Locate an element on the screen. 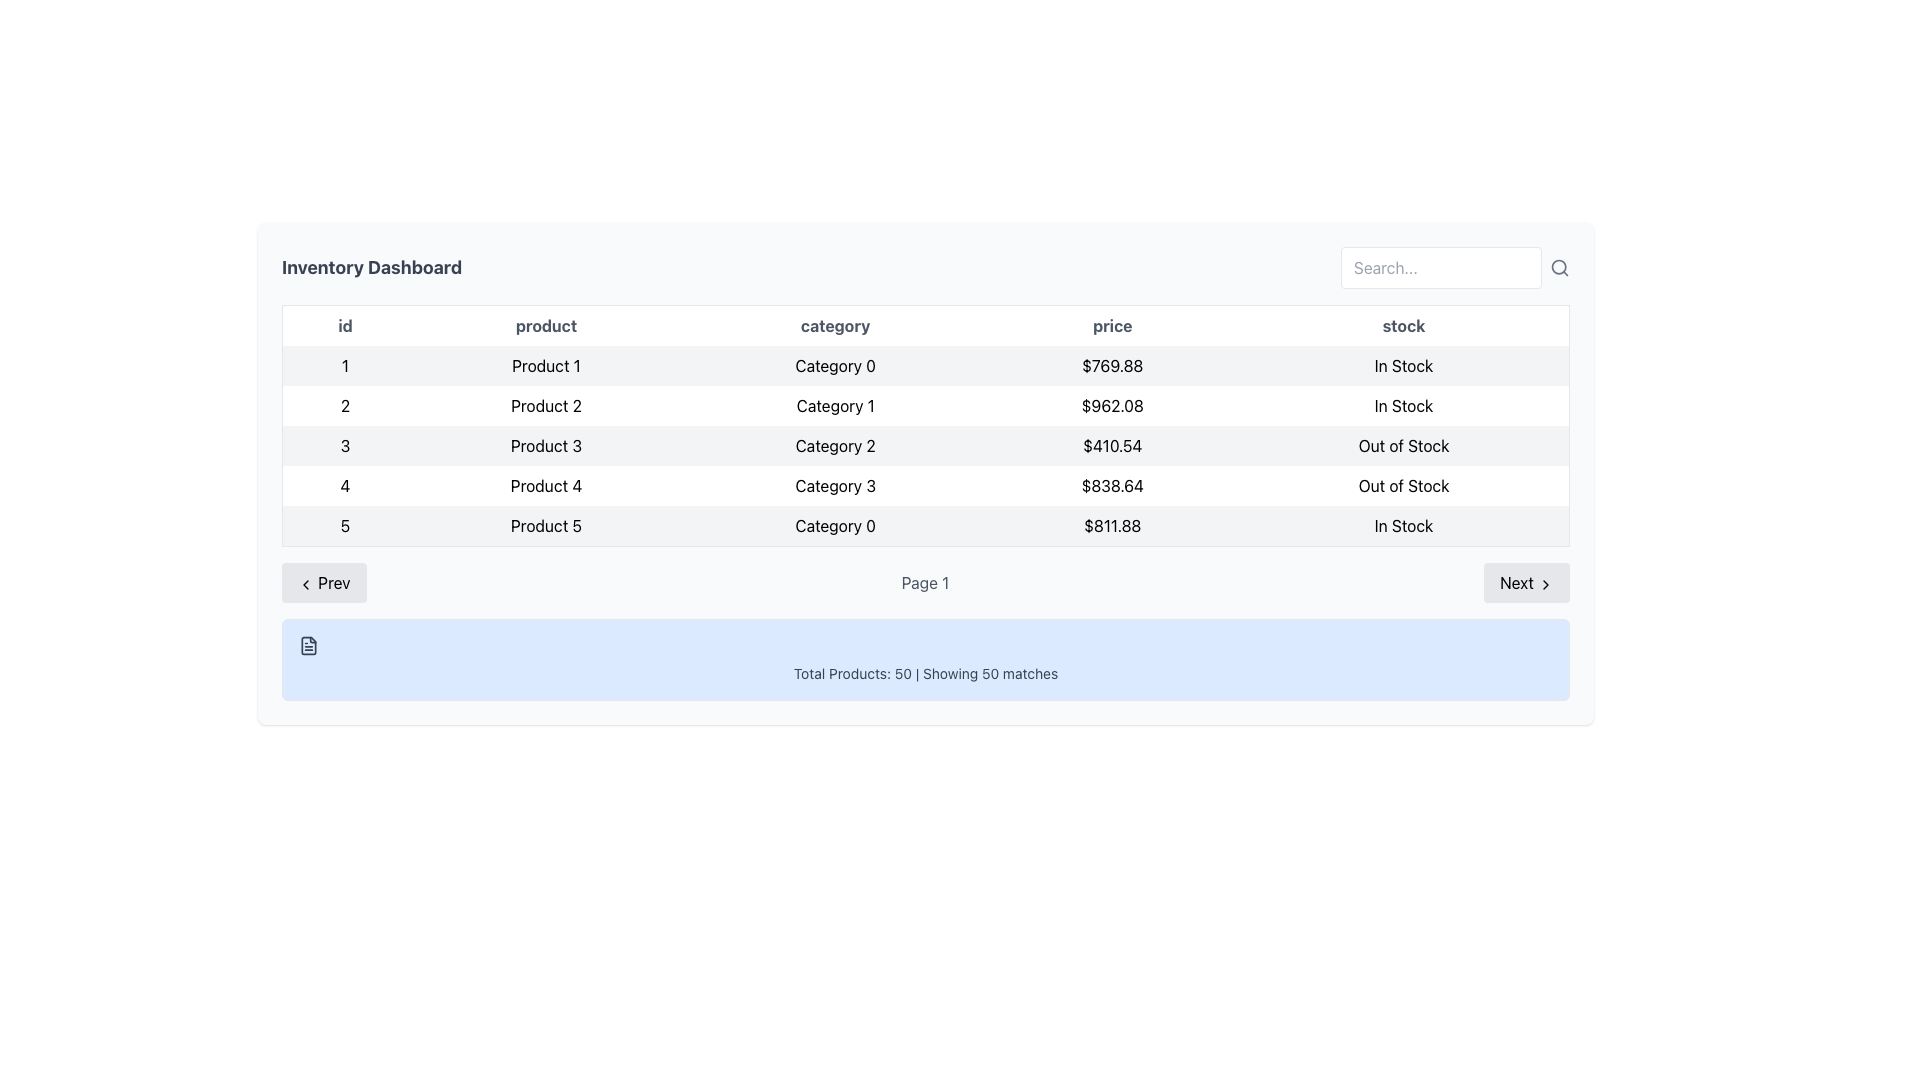 The height and width of the screenshot is (1080, 1920). the table cell that identifies the id number for 'Product 4' in the corresponding row under the 'id' column is located at coordinates (345, 486).